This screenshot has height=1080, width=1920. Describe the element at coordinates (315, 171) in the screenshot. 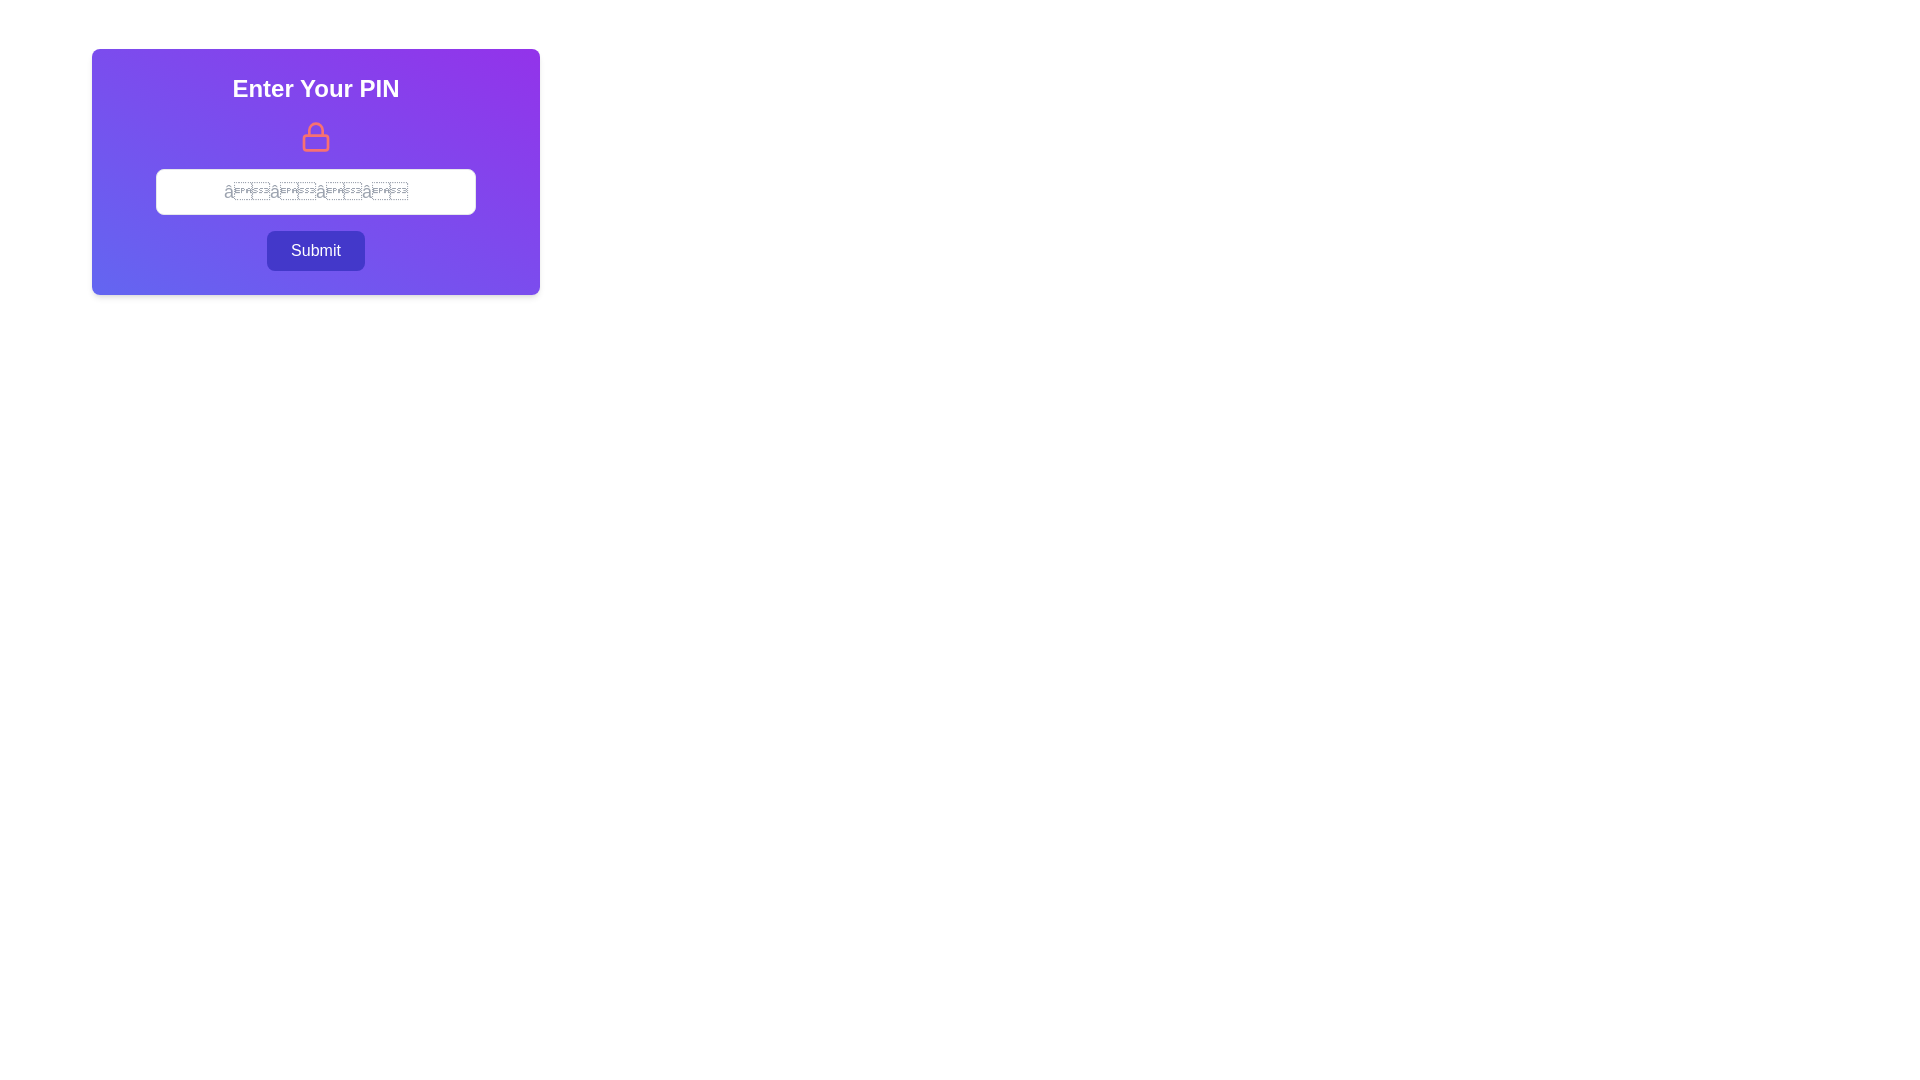

I see `the Password Input Field, which is a rectangular input box with rounded corners, centrally positioned beneath the PIN prompt and lock icon, to focus on it` at that location.